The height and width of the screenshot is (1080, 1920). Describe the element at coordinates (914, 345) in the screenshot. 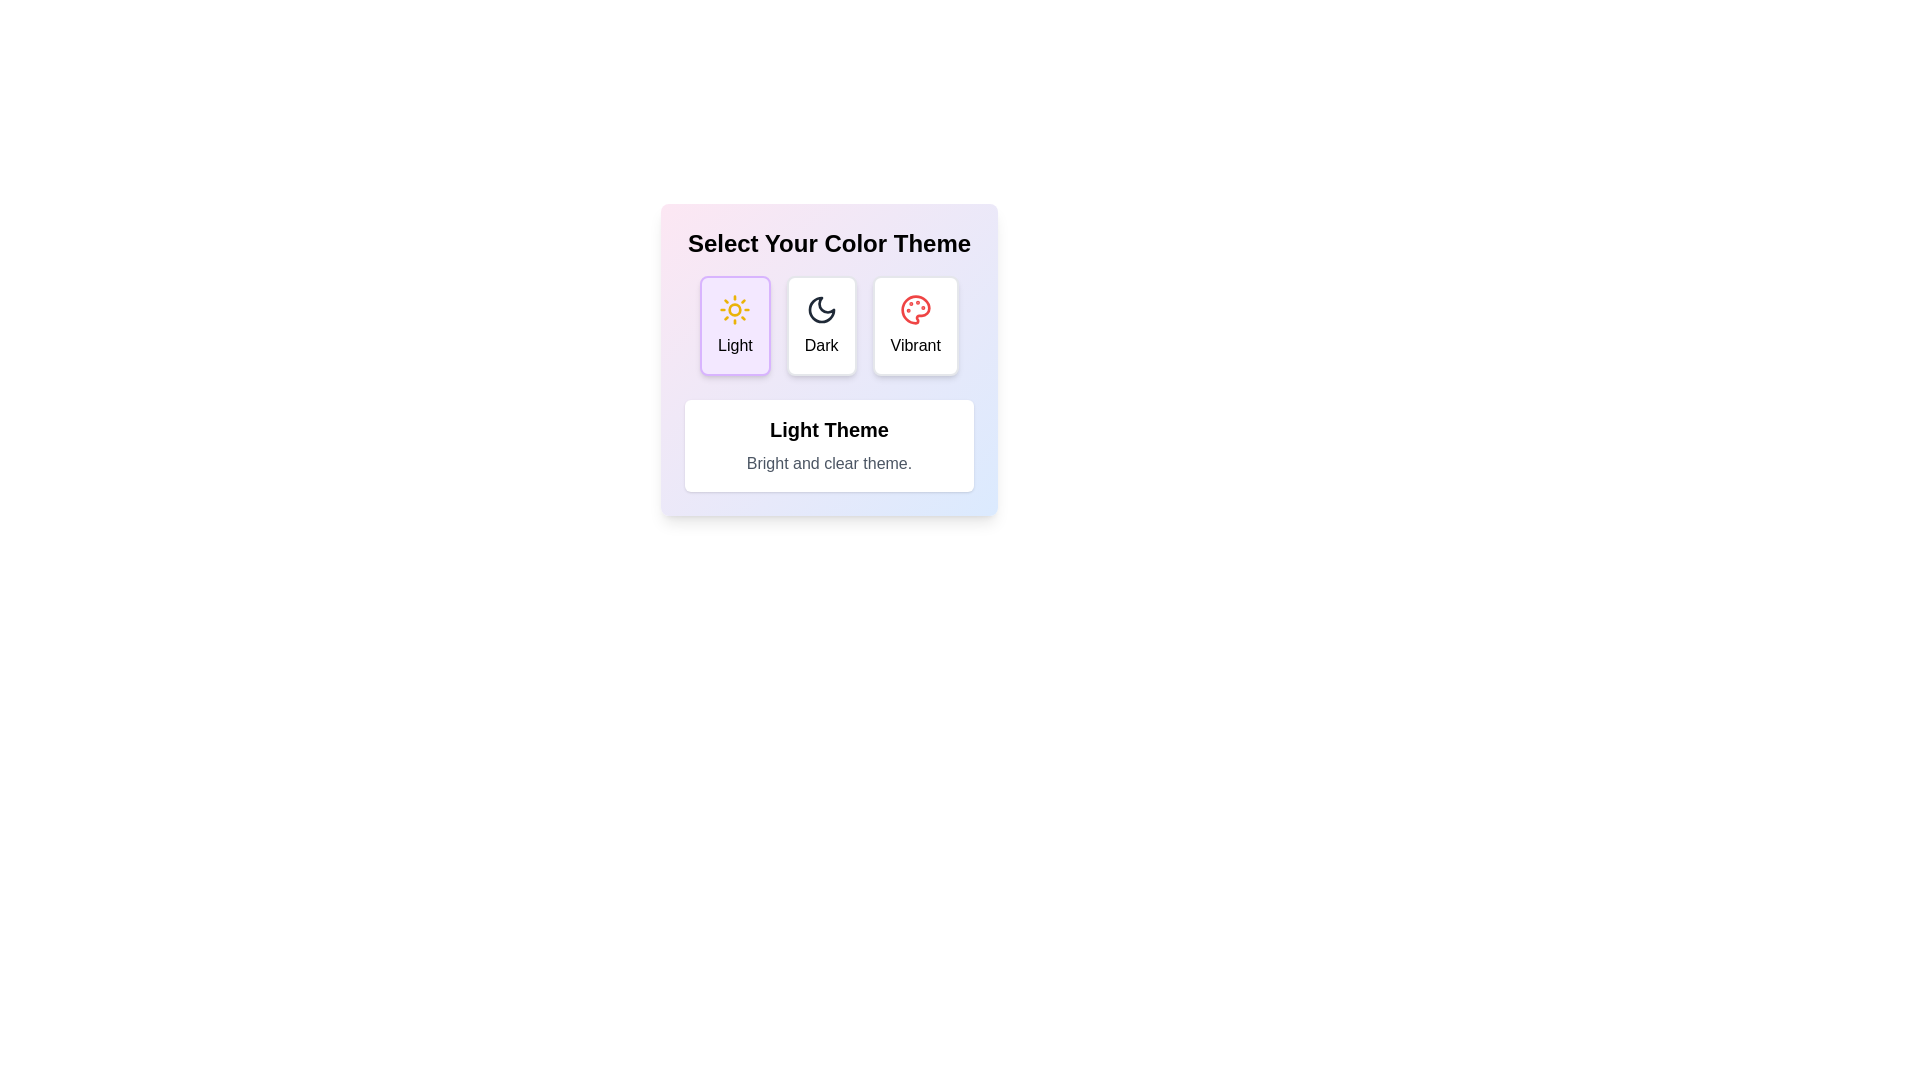

I see `text label indicating the 'Vibrant' color theme, located at the center bottom of the corresponding card` at that location.